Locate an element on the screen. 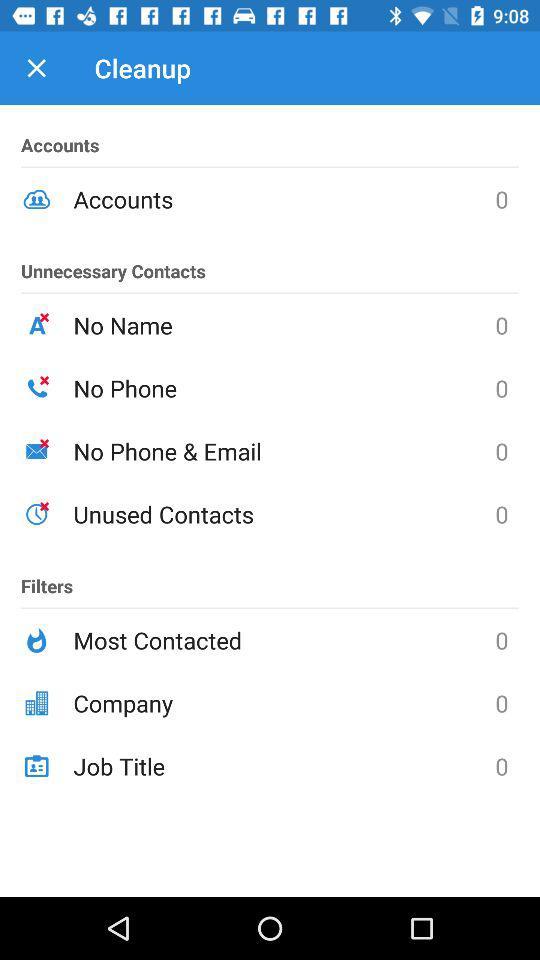 This screenshot has height=960, width=540. no name icon is located at coordinates (283, 325).